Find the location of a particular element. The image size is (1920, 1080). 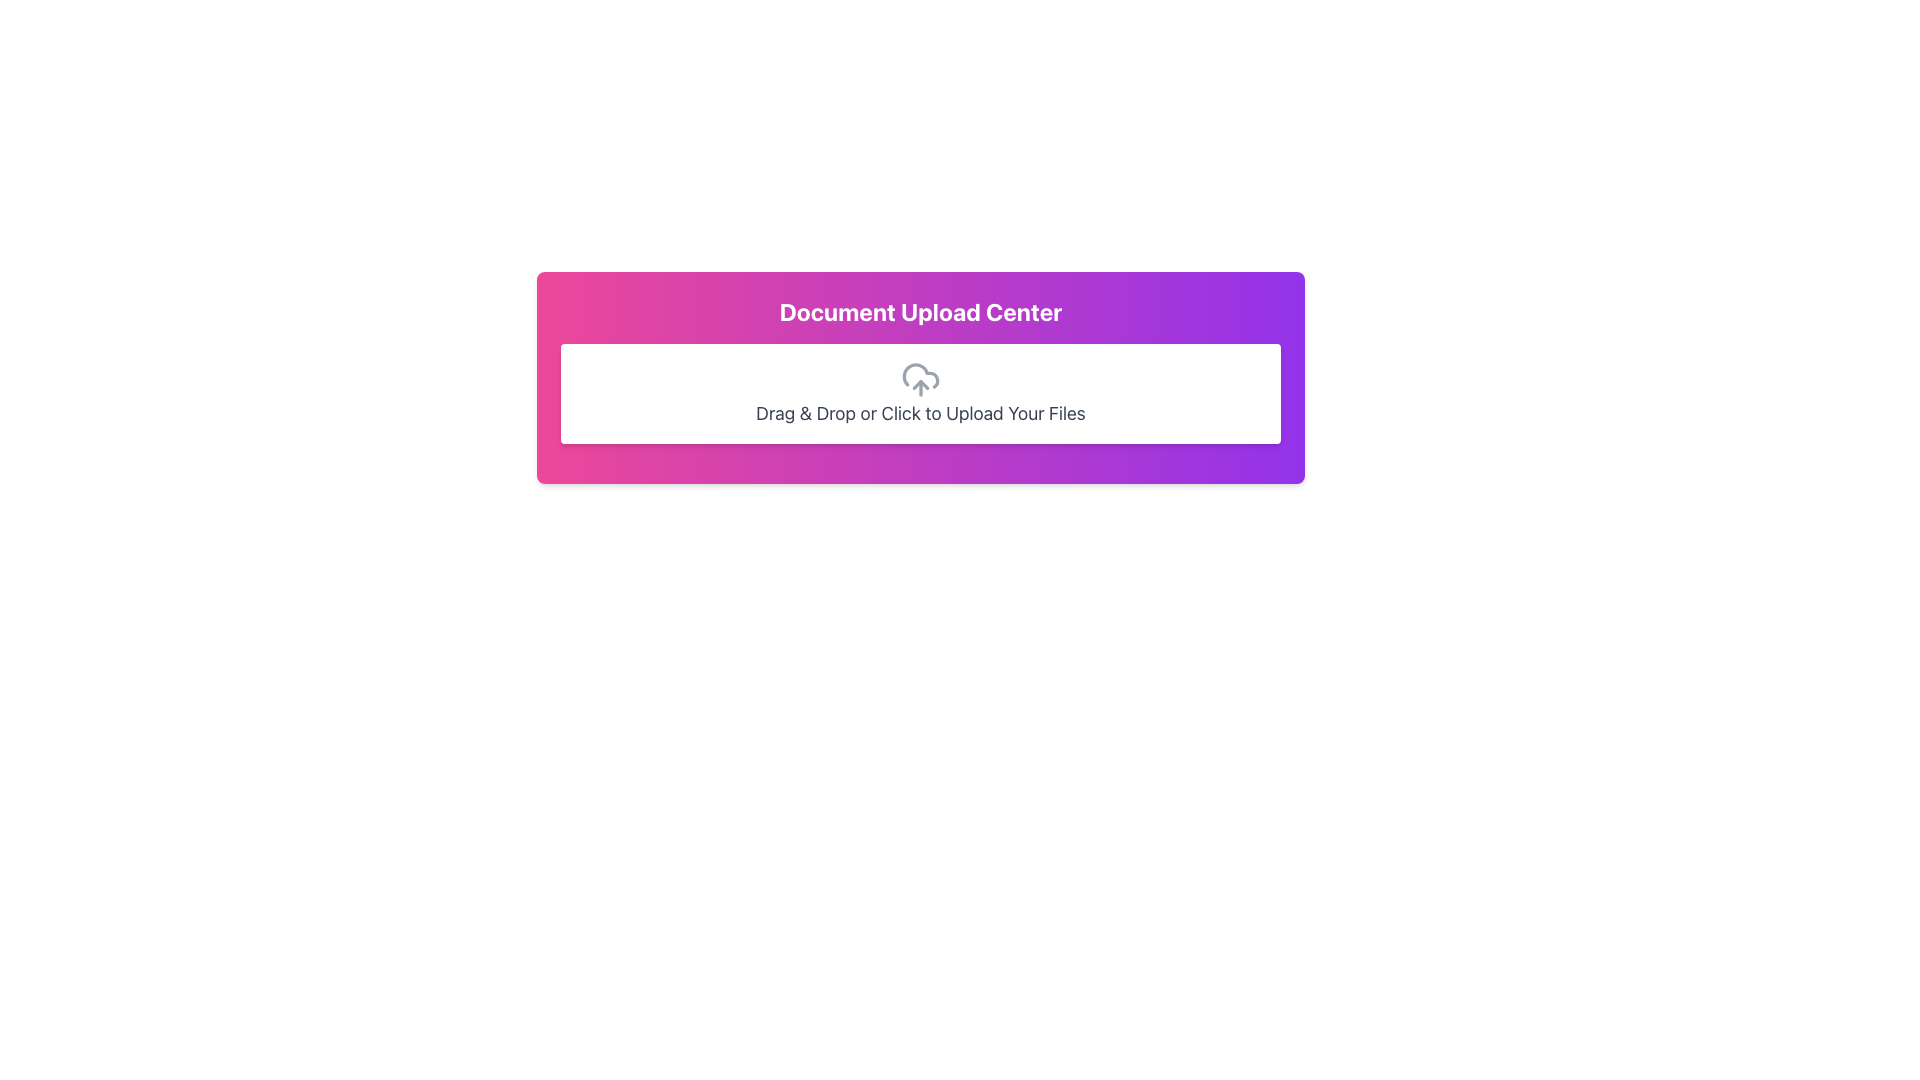

and drop files onto the File upload component located in the Document Upload Center is located at coordinates (920, 393).